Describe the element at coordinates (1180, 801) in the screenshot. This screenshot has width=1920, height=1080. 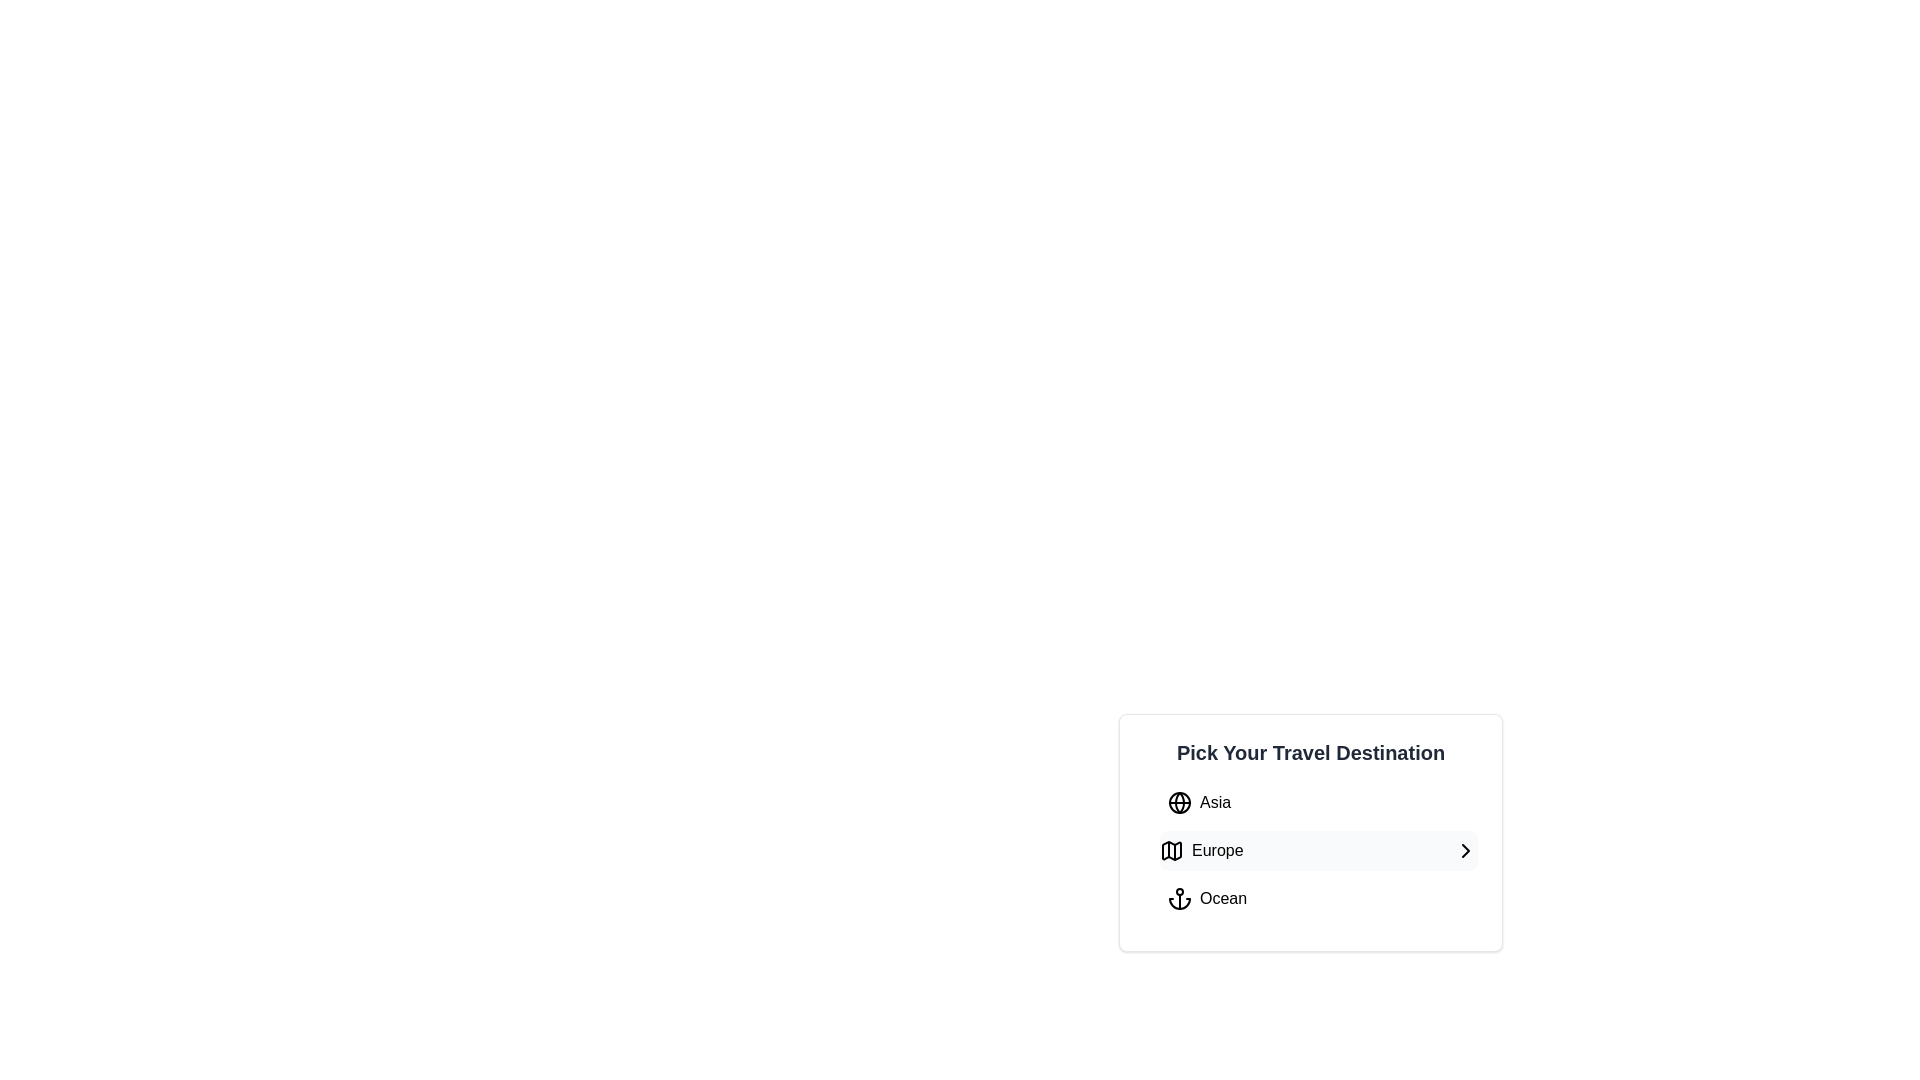
I see `the globe icon element, which is part of the SVG graphic next to the text 'Asia' in the 'Pick Your Travel Destination' card` at that location.